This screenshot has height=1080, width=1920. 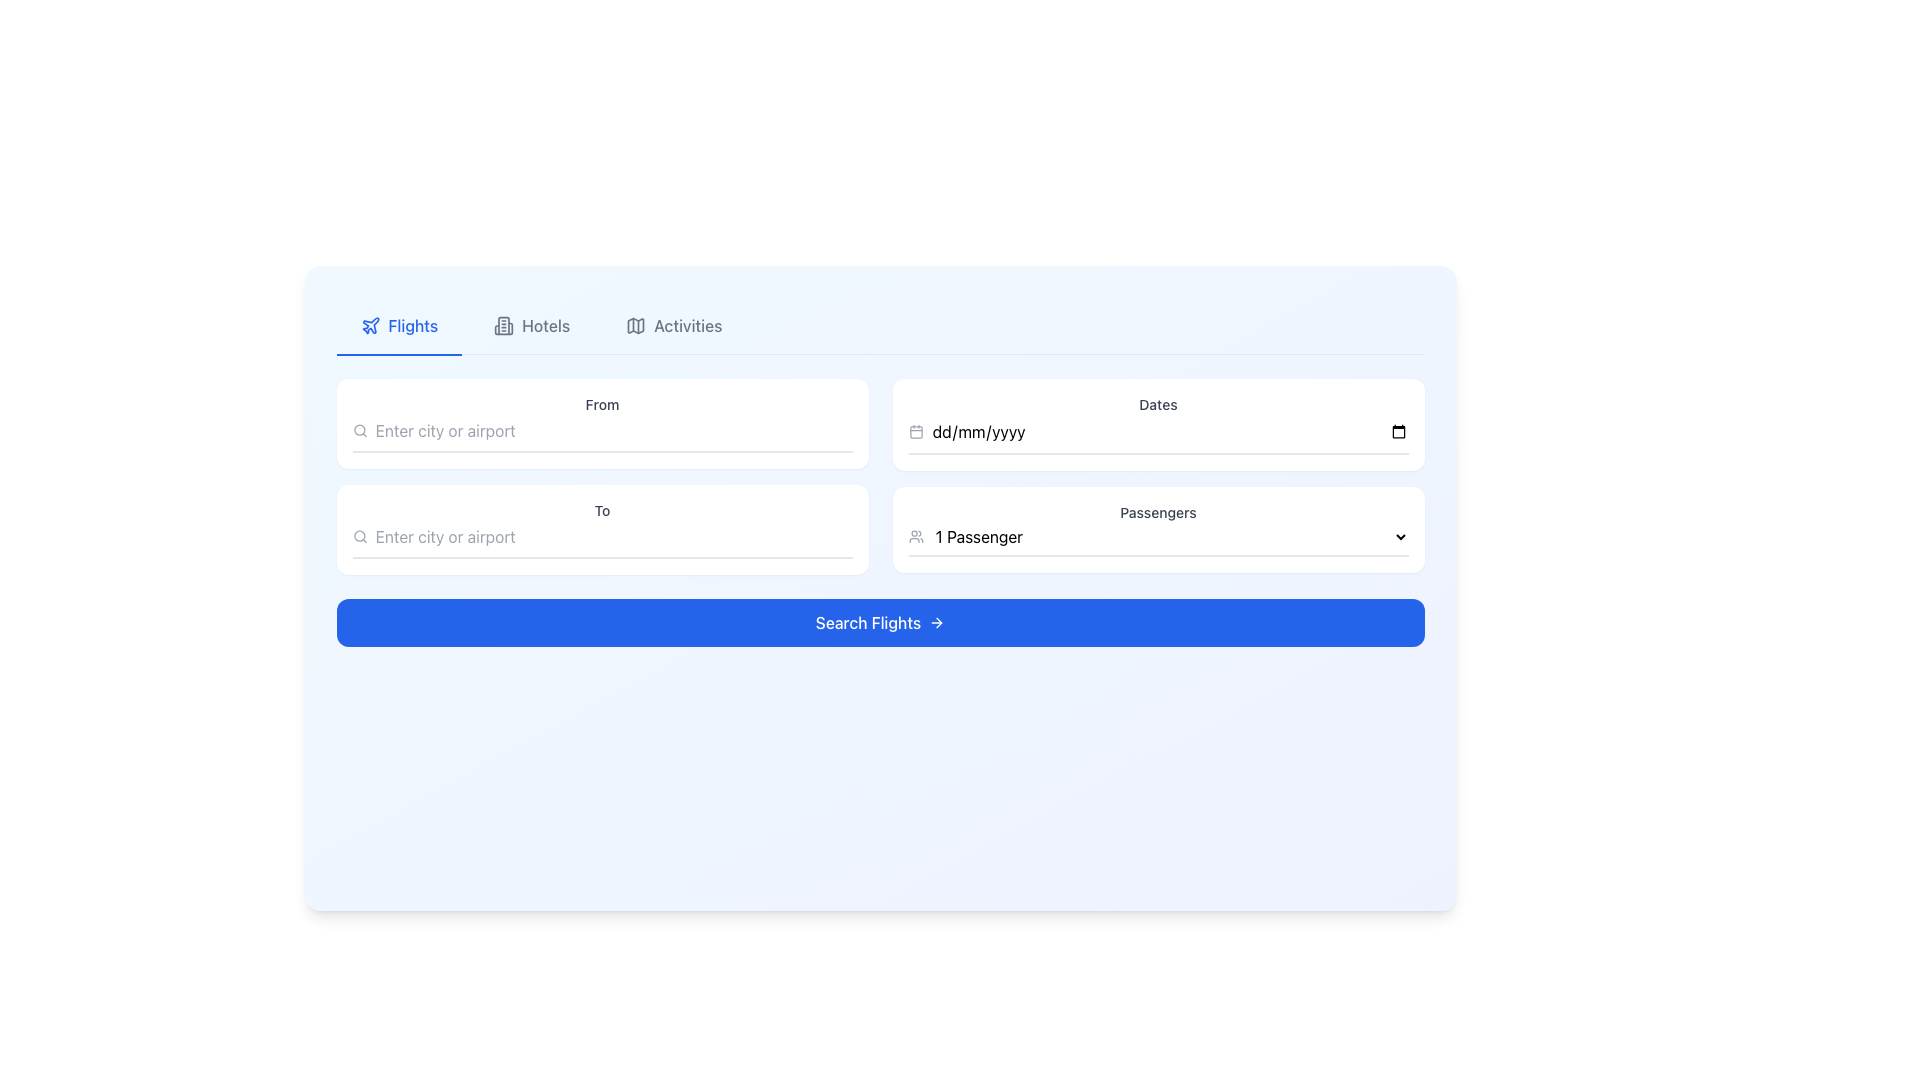 What do you see at coordinates (1170, 431) in the screenshot?
I see `the Date input field located in the top-right section of the 'Dates' row to focus on it` at bounding box center [1170, 431].